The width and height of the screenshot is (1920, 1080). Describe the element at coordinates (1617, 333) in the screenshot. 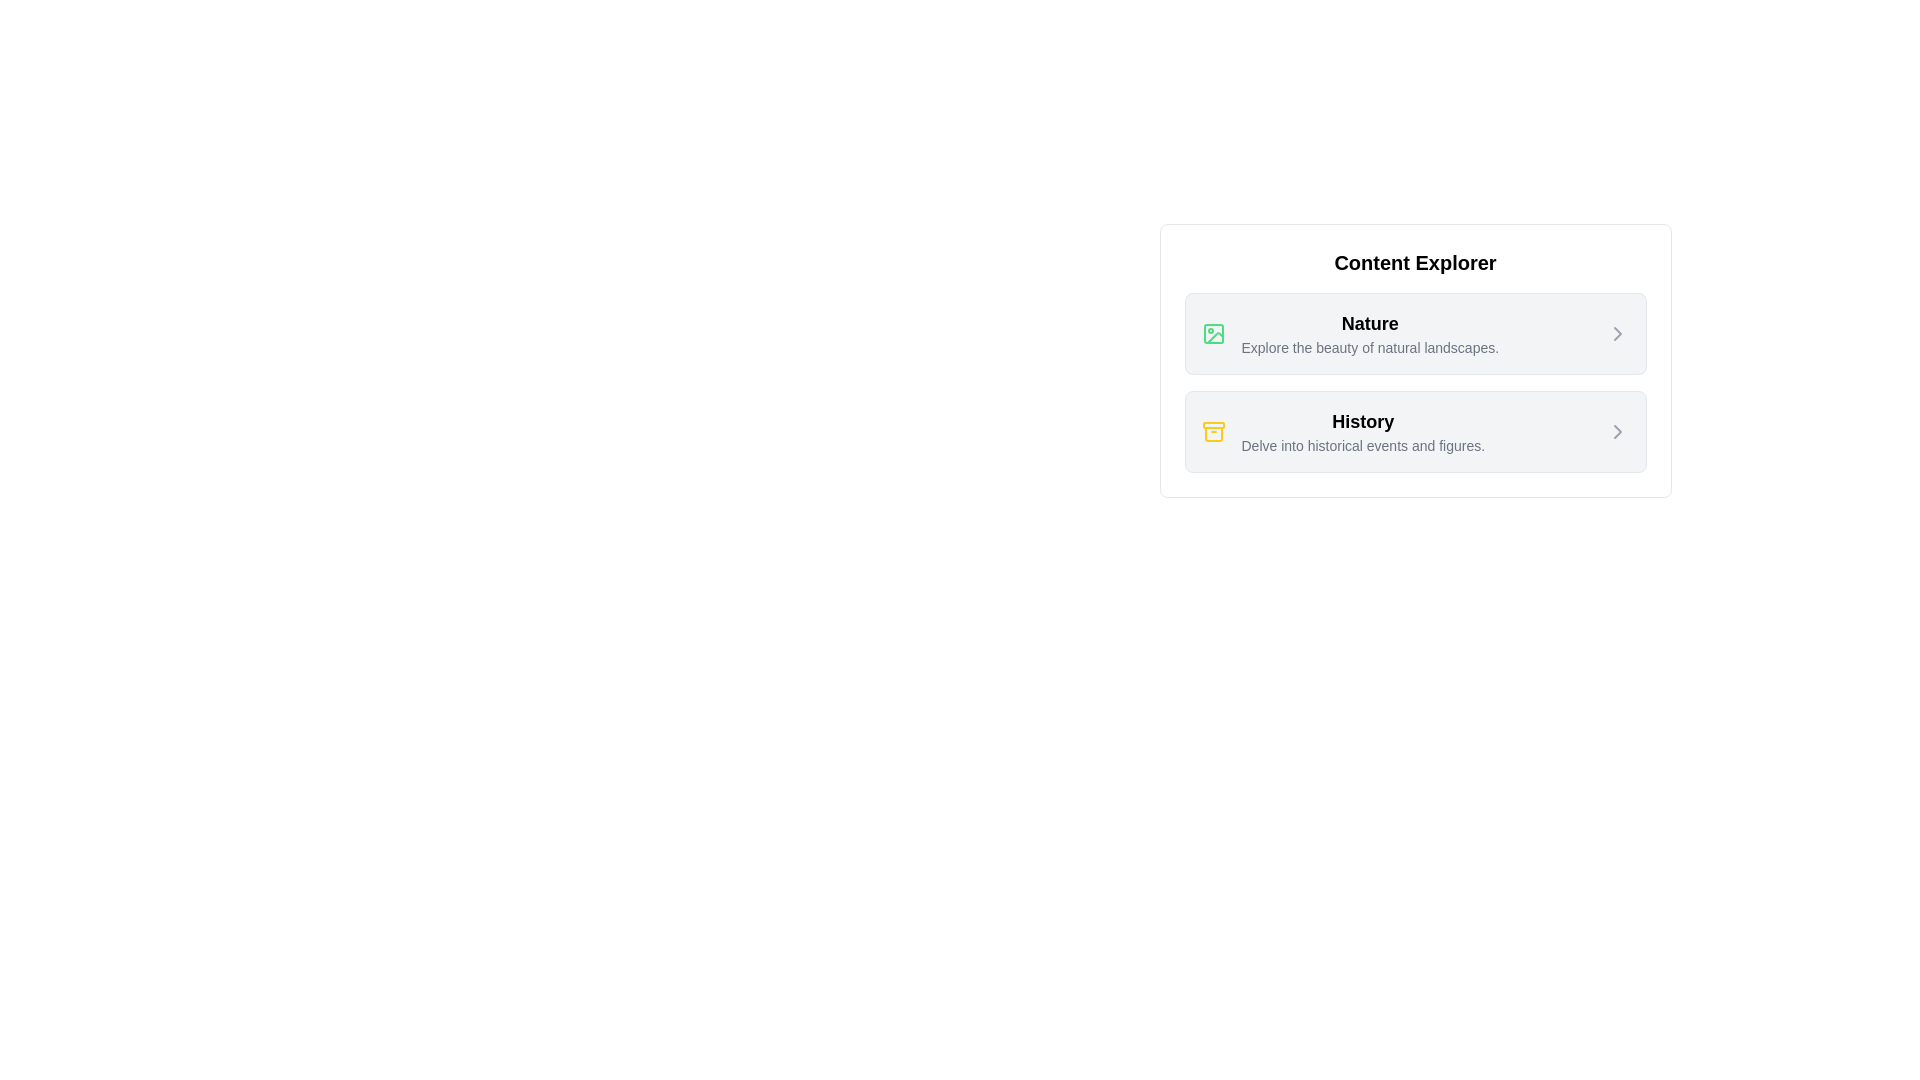

I see `the rightward-pointing chevron arrow icon located in the right section of the 'Nature' row in the 'Content Explorer' panel` at that location.